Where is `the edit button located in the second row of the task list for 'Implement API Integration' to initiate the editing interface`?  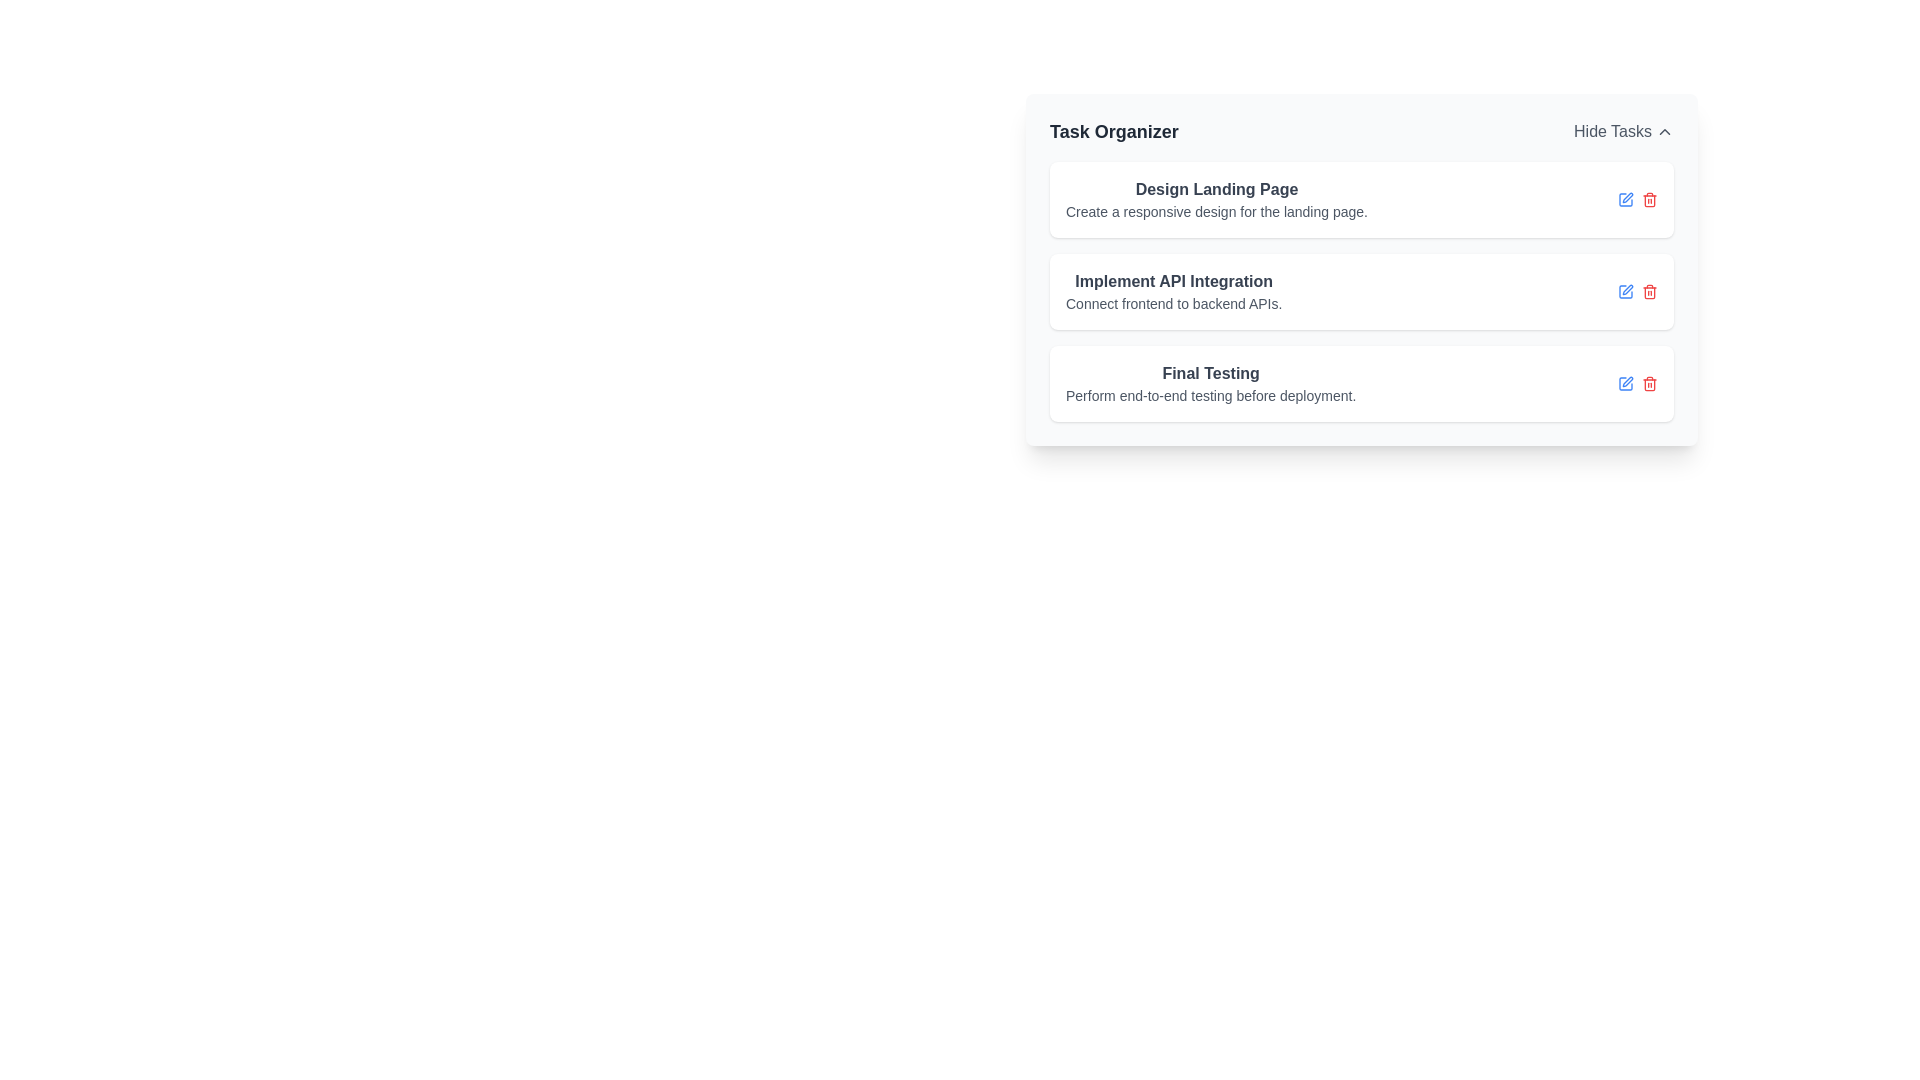
the edit button located in the second row of the task list for 'Implement API Integration' to initiate the editing interface is located at coordinates (1626, 292).